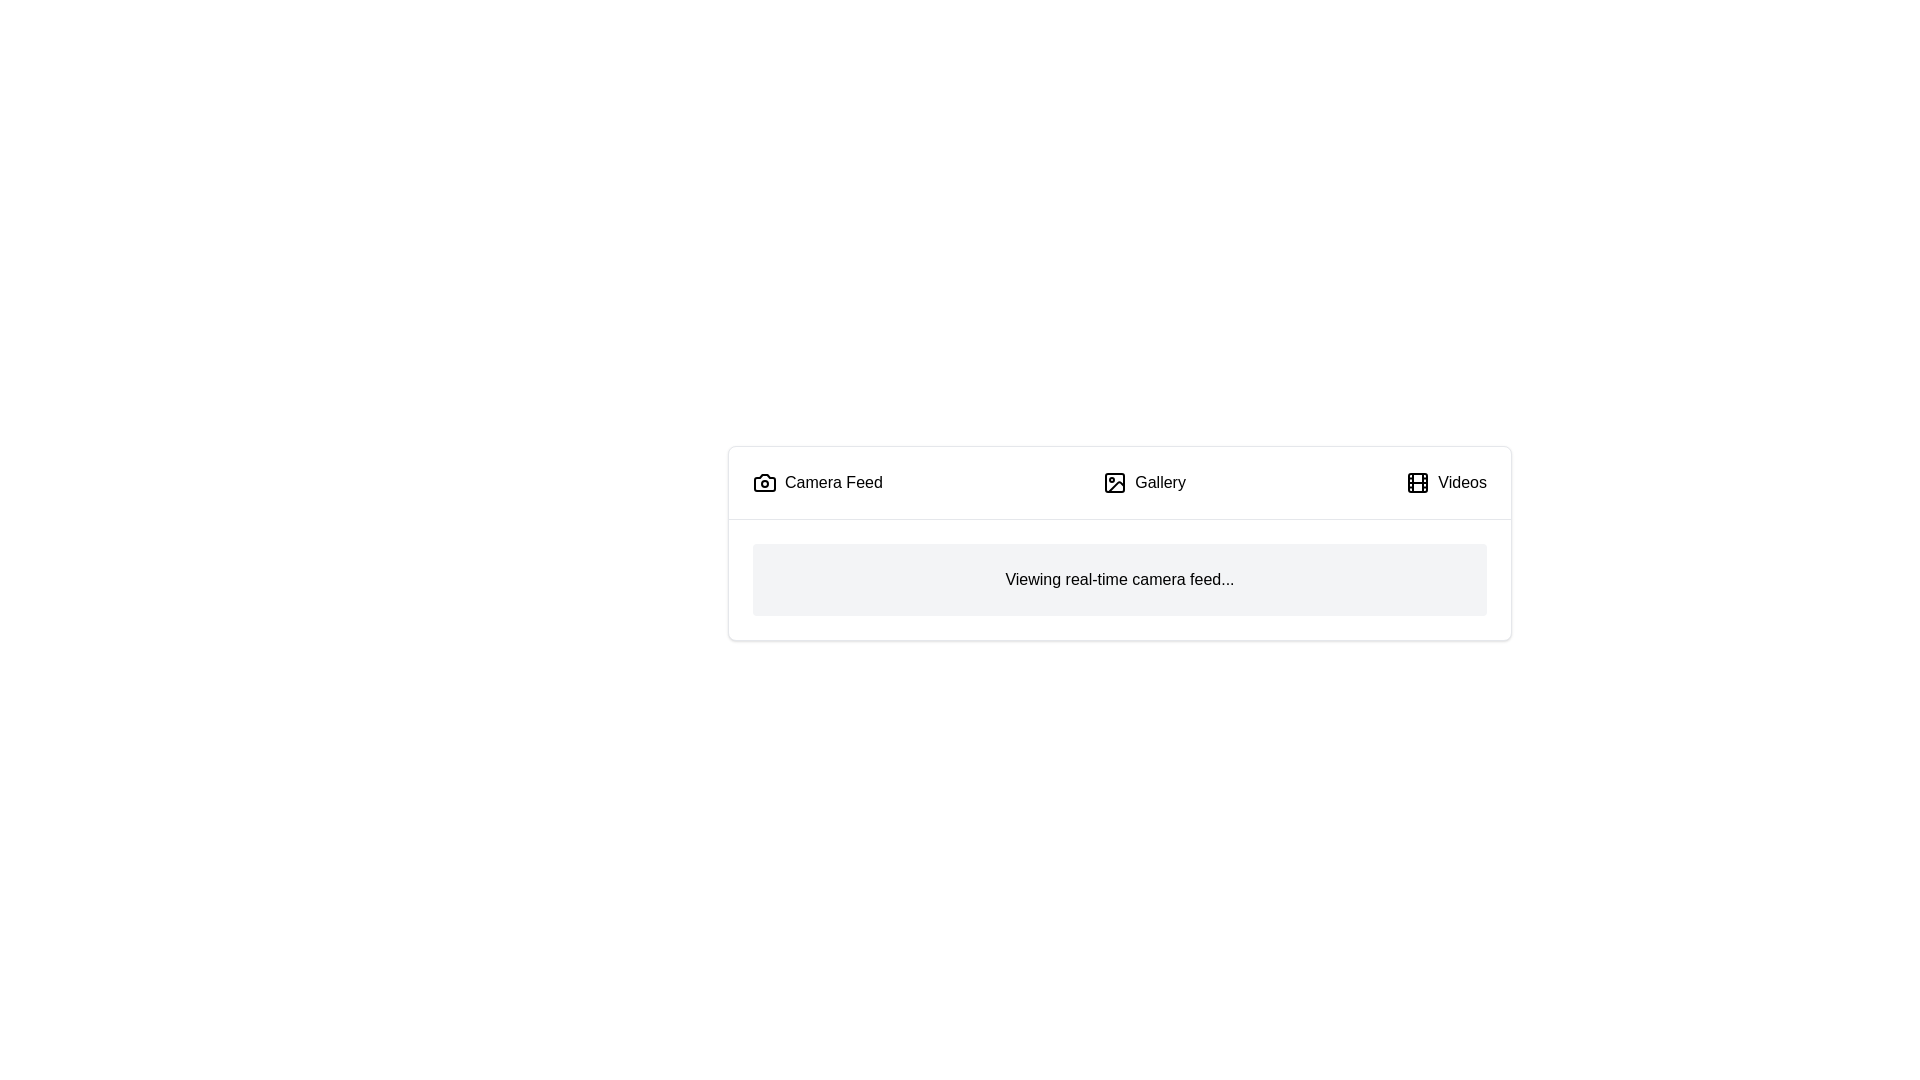 The image size is (1920, 1080). What do you see at coordinates (1445, 482) in the screenshot?
I see `the Videos tab by clicking on it` at bounding box center [1445, 482].